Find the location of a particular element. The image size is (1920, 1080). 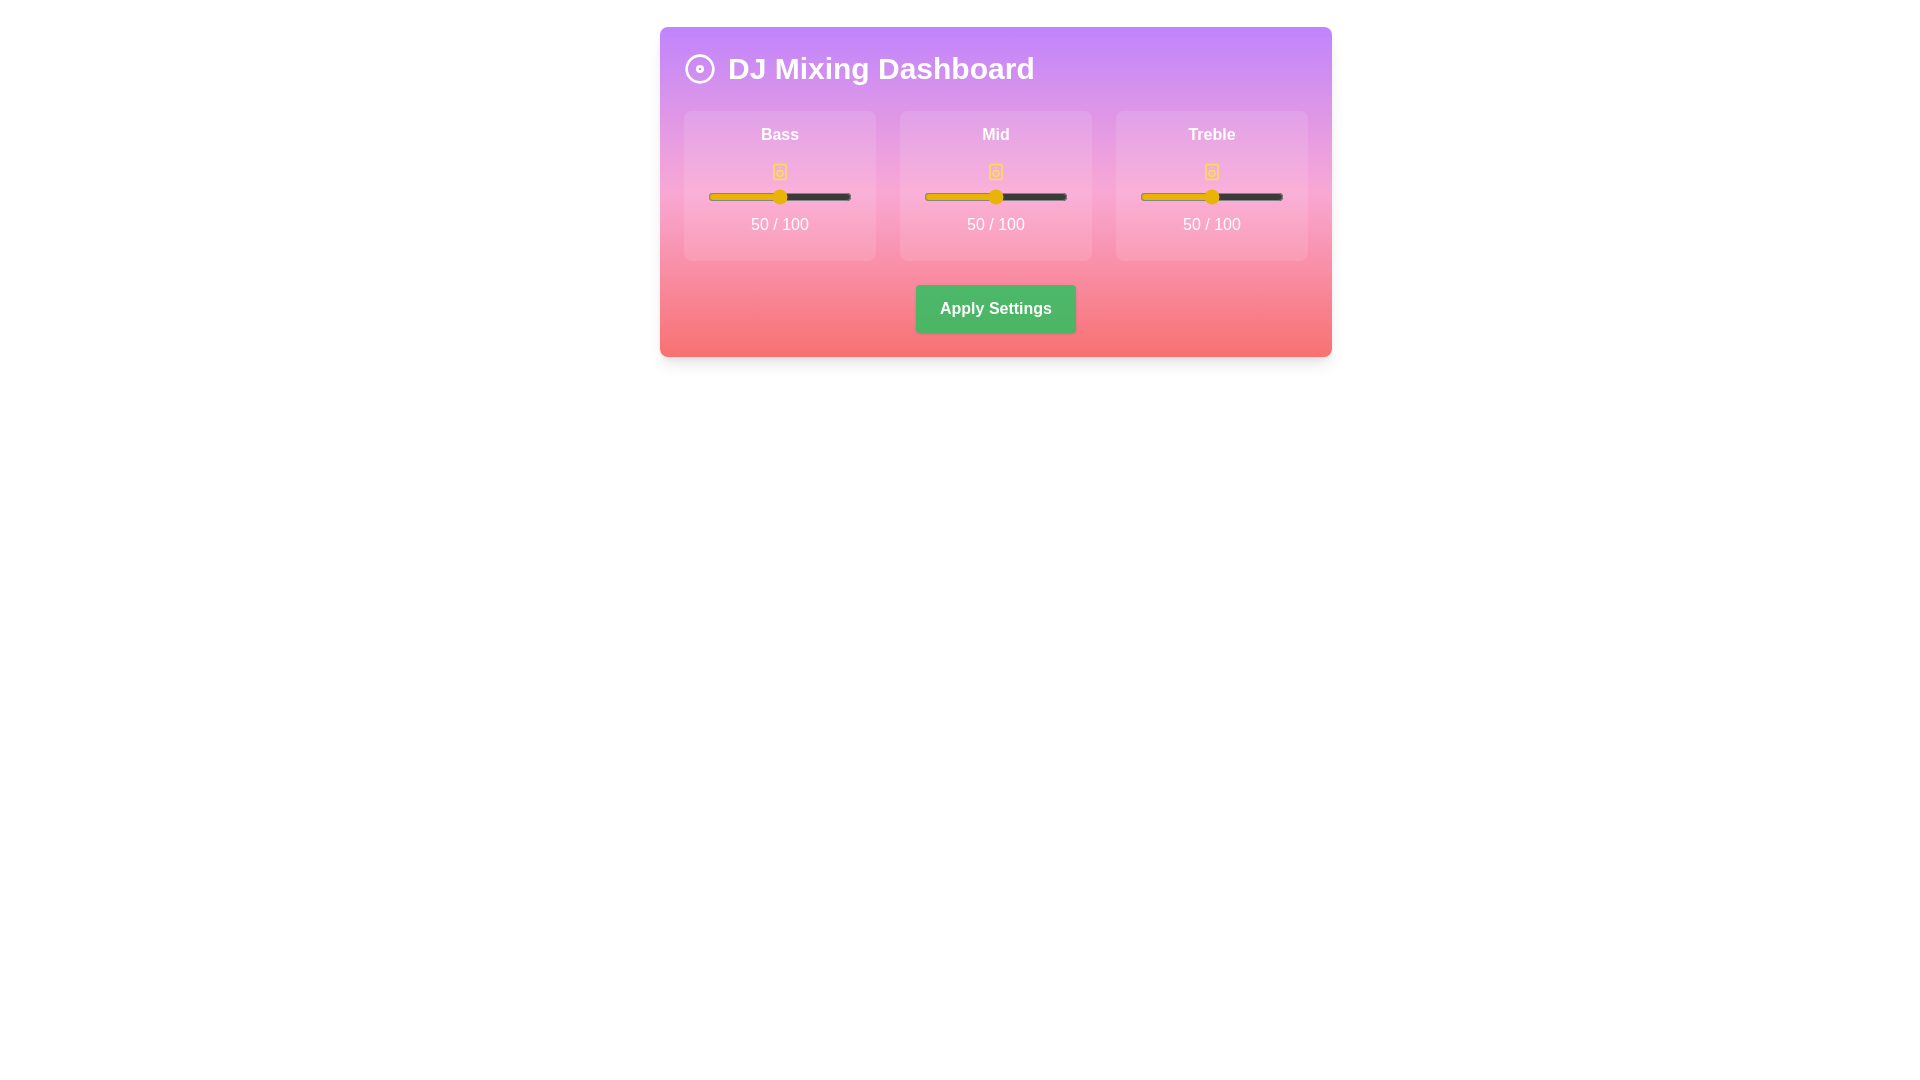

the bass slider to set its value to 12 is located at coordinates (724, 196).